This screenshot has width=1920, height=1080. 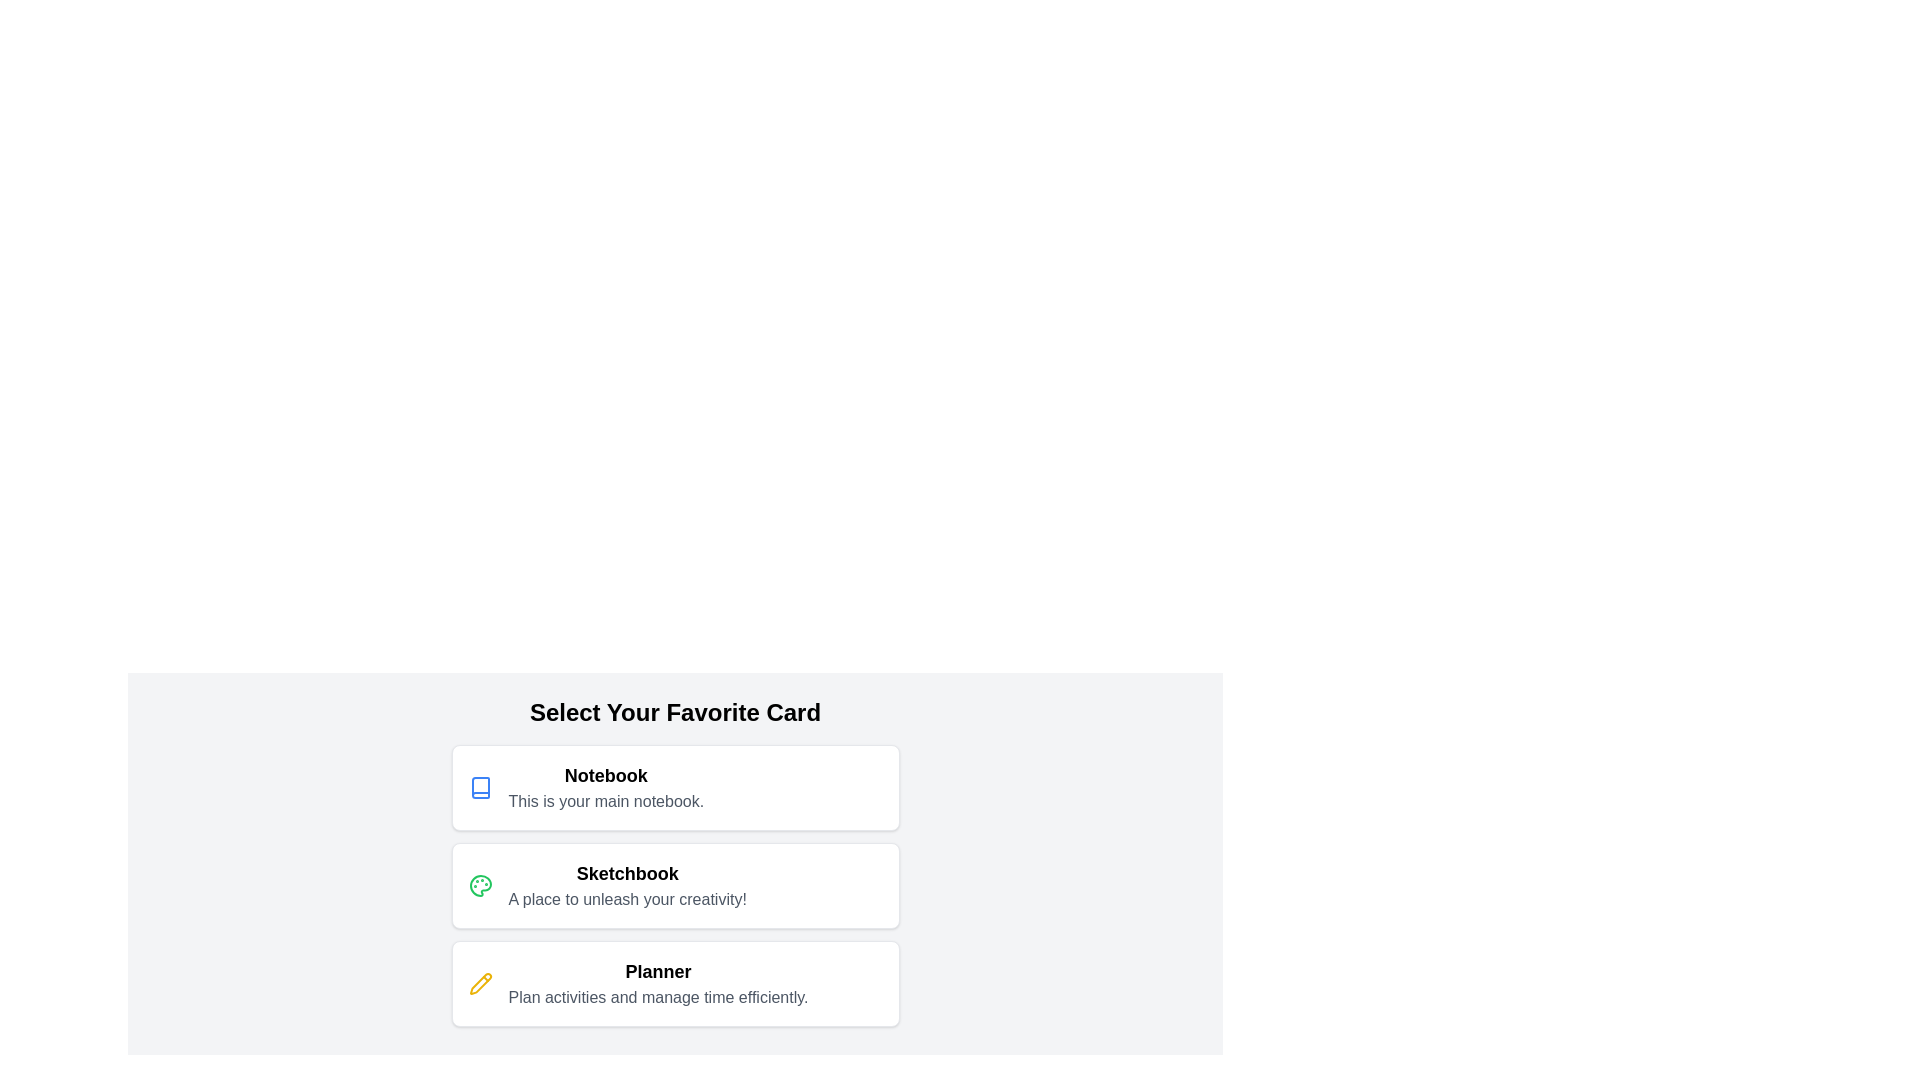 What do you see at coordinates (605, 801) in the screenshot?
I see `the text label that reads 'This is your main notebook.' located beneath the 'Notebook' text in the 'Select Your Favorite Card' section` at bounding box center [605, 801].